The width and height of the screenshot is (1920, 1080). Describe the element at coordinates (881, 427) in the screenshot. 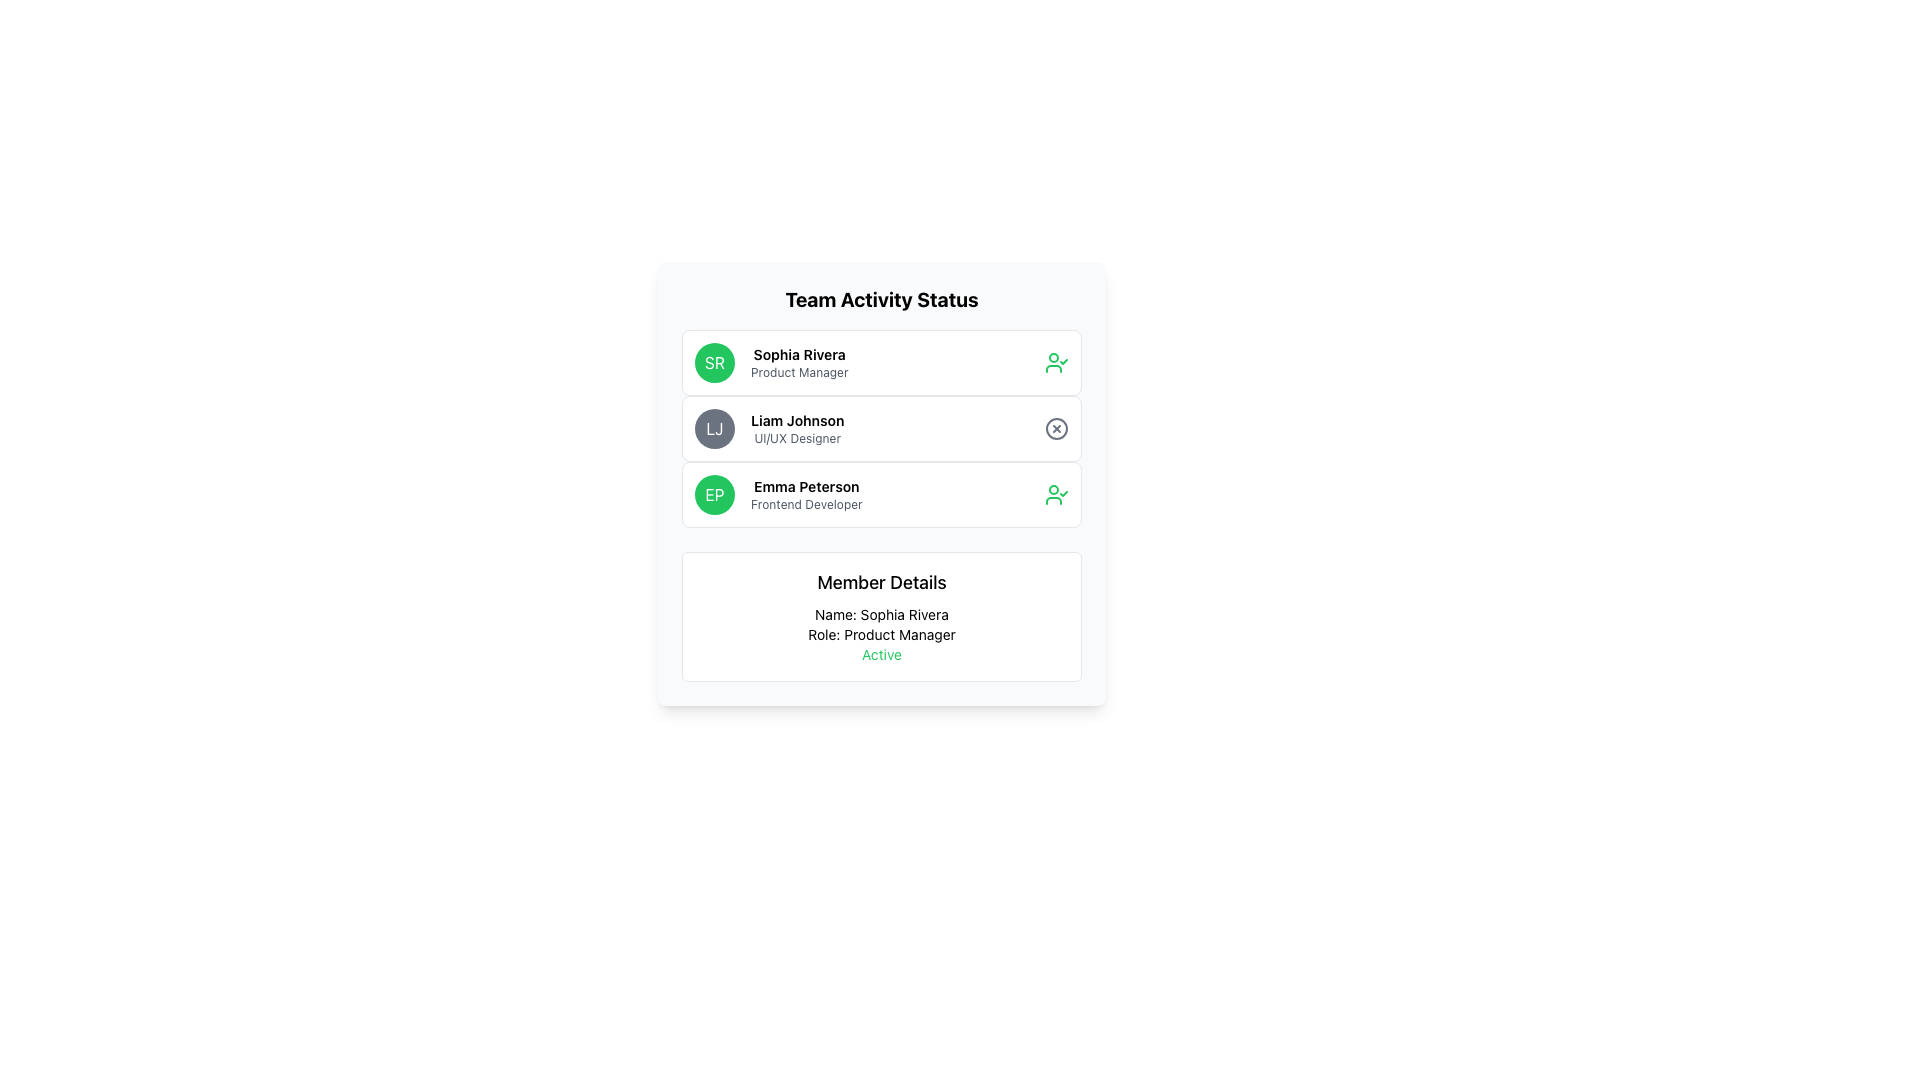

I see `the horizontal card containing the avatar 'LJ' and text 'Liam Johnson'` at that location.